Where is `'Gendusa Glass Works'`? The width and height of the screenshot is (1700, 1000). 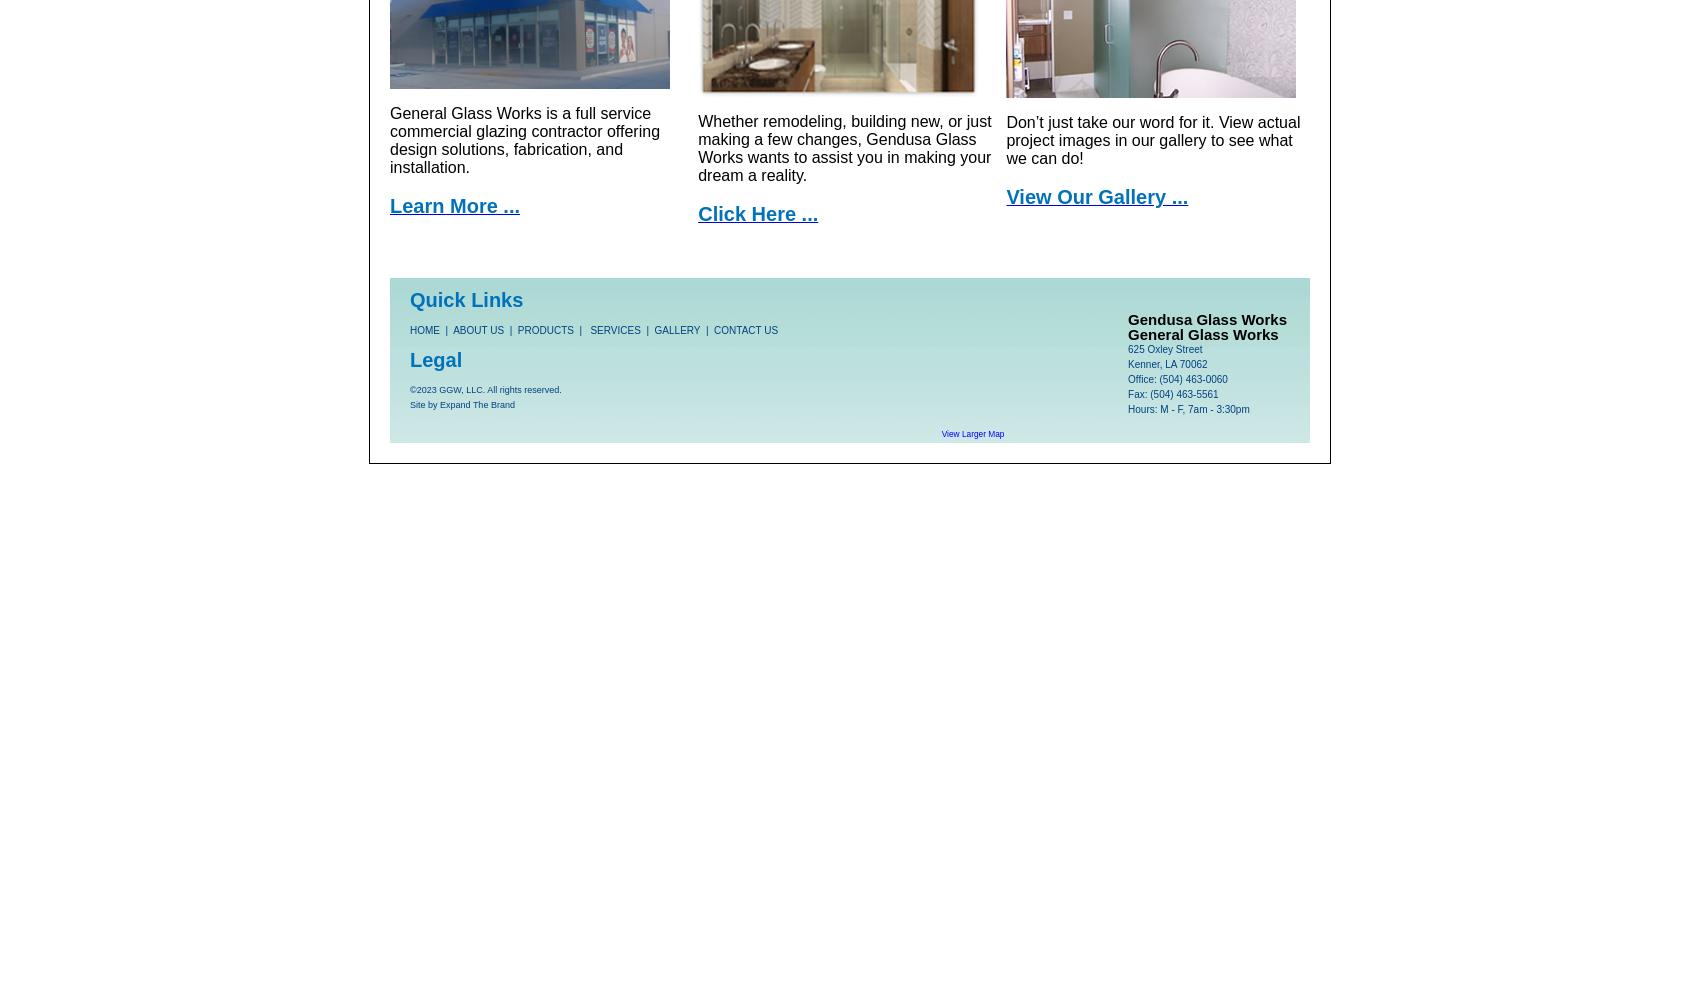
'Gendusa Glass Works' is located at coordinates (1206, 317).